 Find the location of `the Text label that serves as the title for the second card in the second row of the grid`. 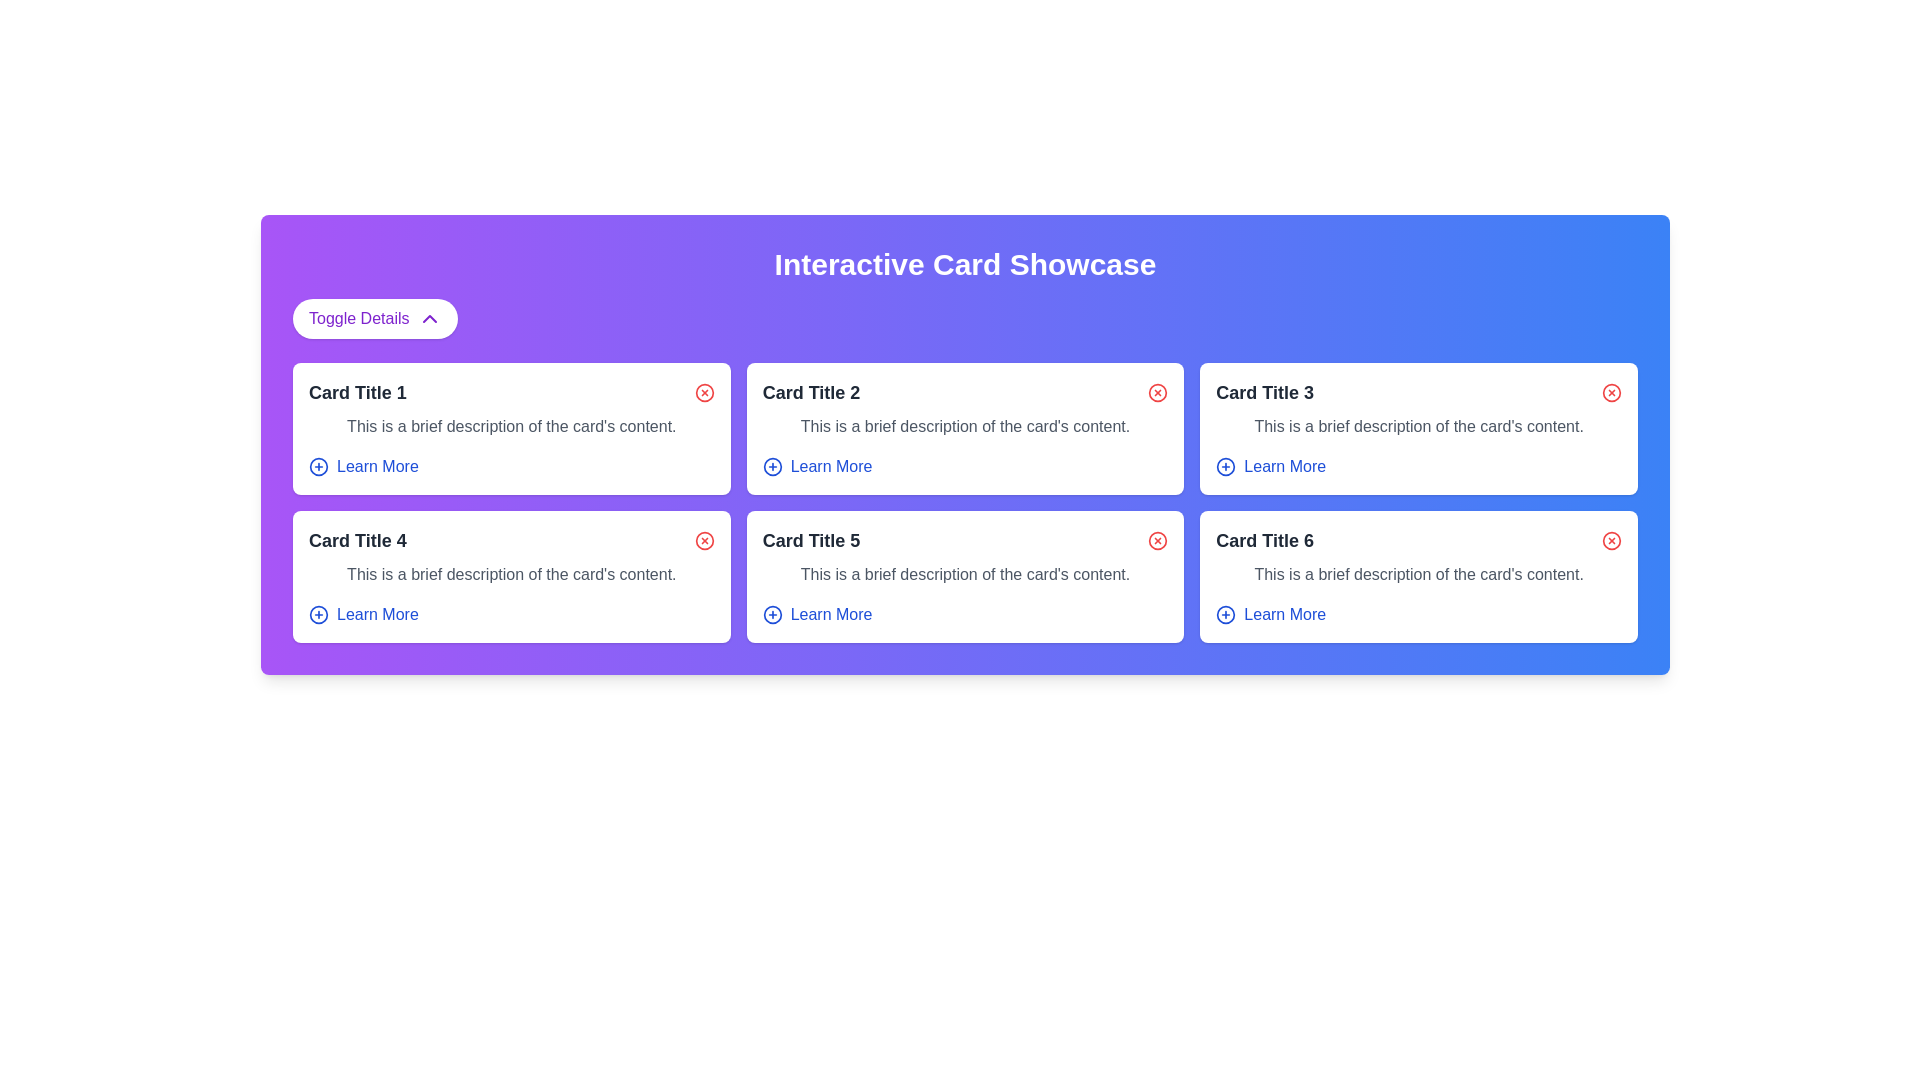

the Text label that serves as the title for the second card in the second row of the grid is located at coordinates (811, 540).